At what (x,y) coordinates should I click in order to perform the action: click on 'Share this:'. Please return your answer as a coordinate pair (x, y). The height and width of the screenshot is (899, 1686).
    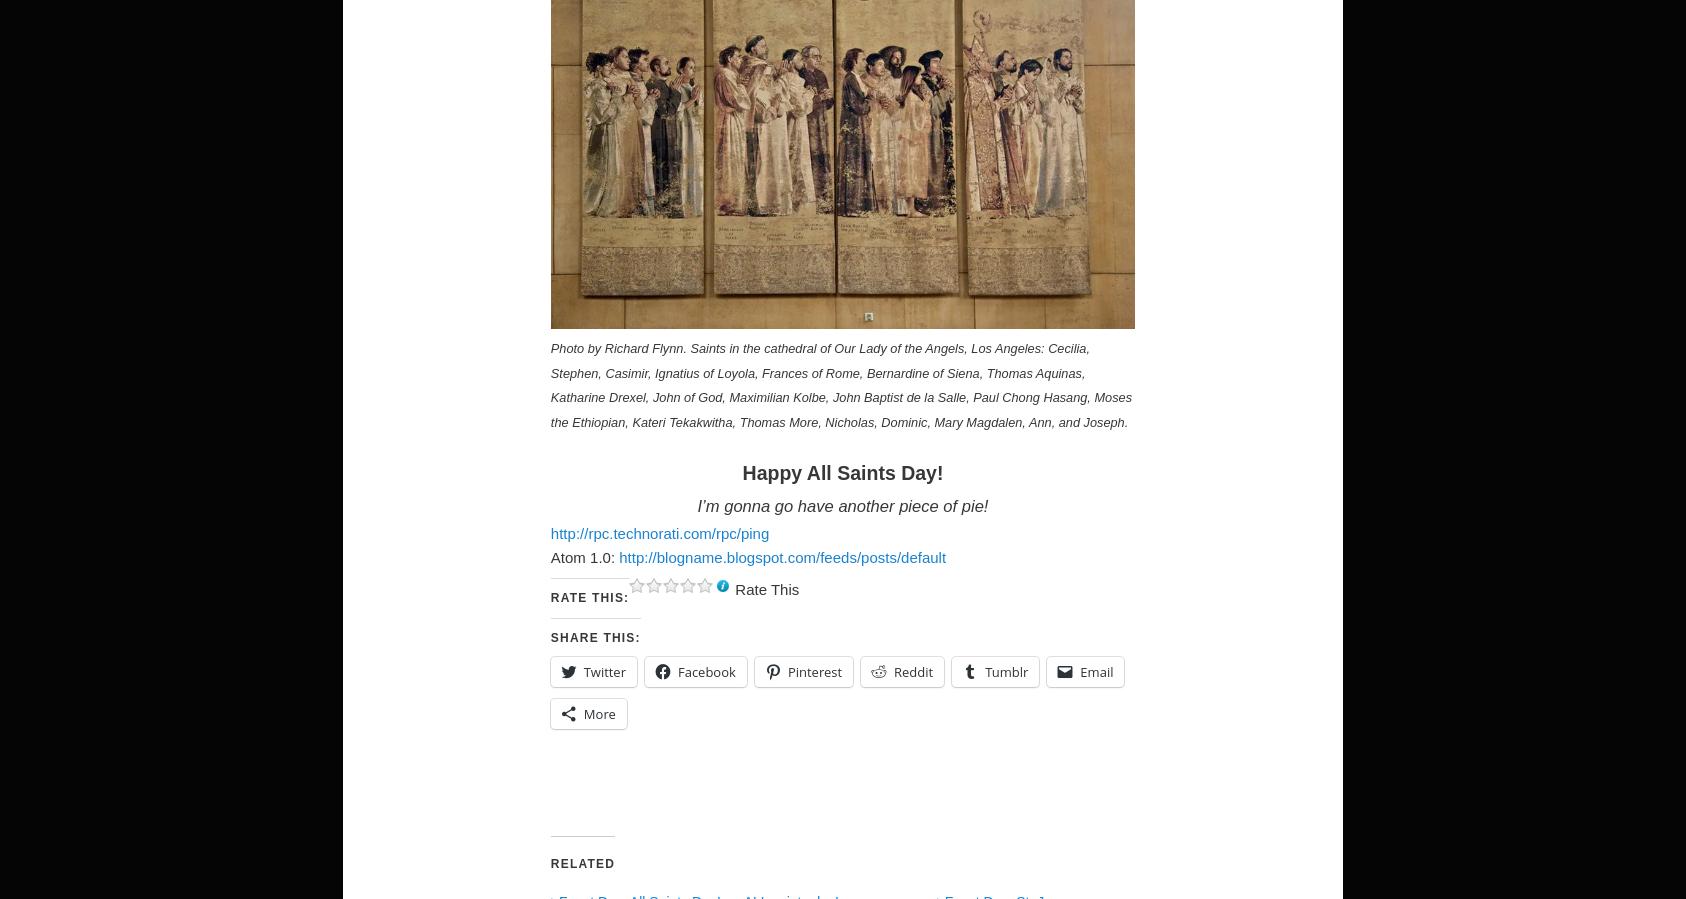
    Looking at the image, I should click on (549, 636).